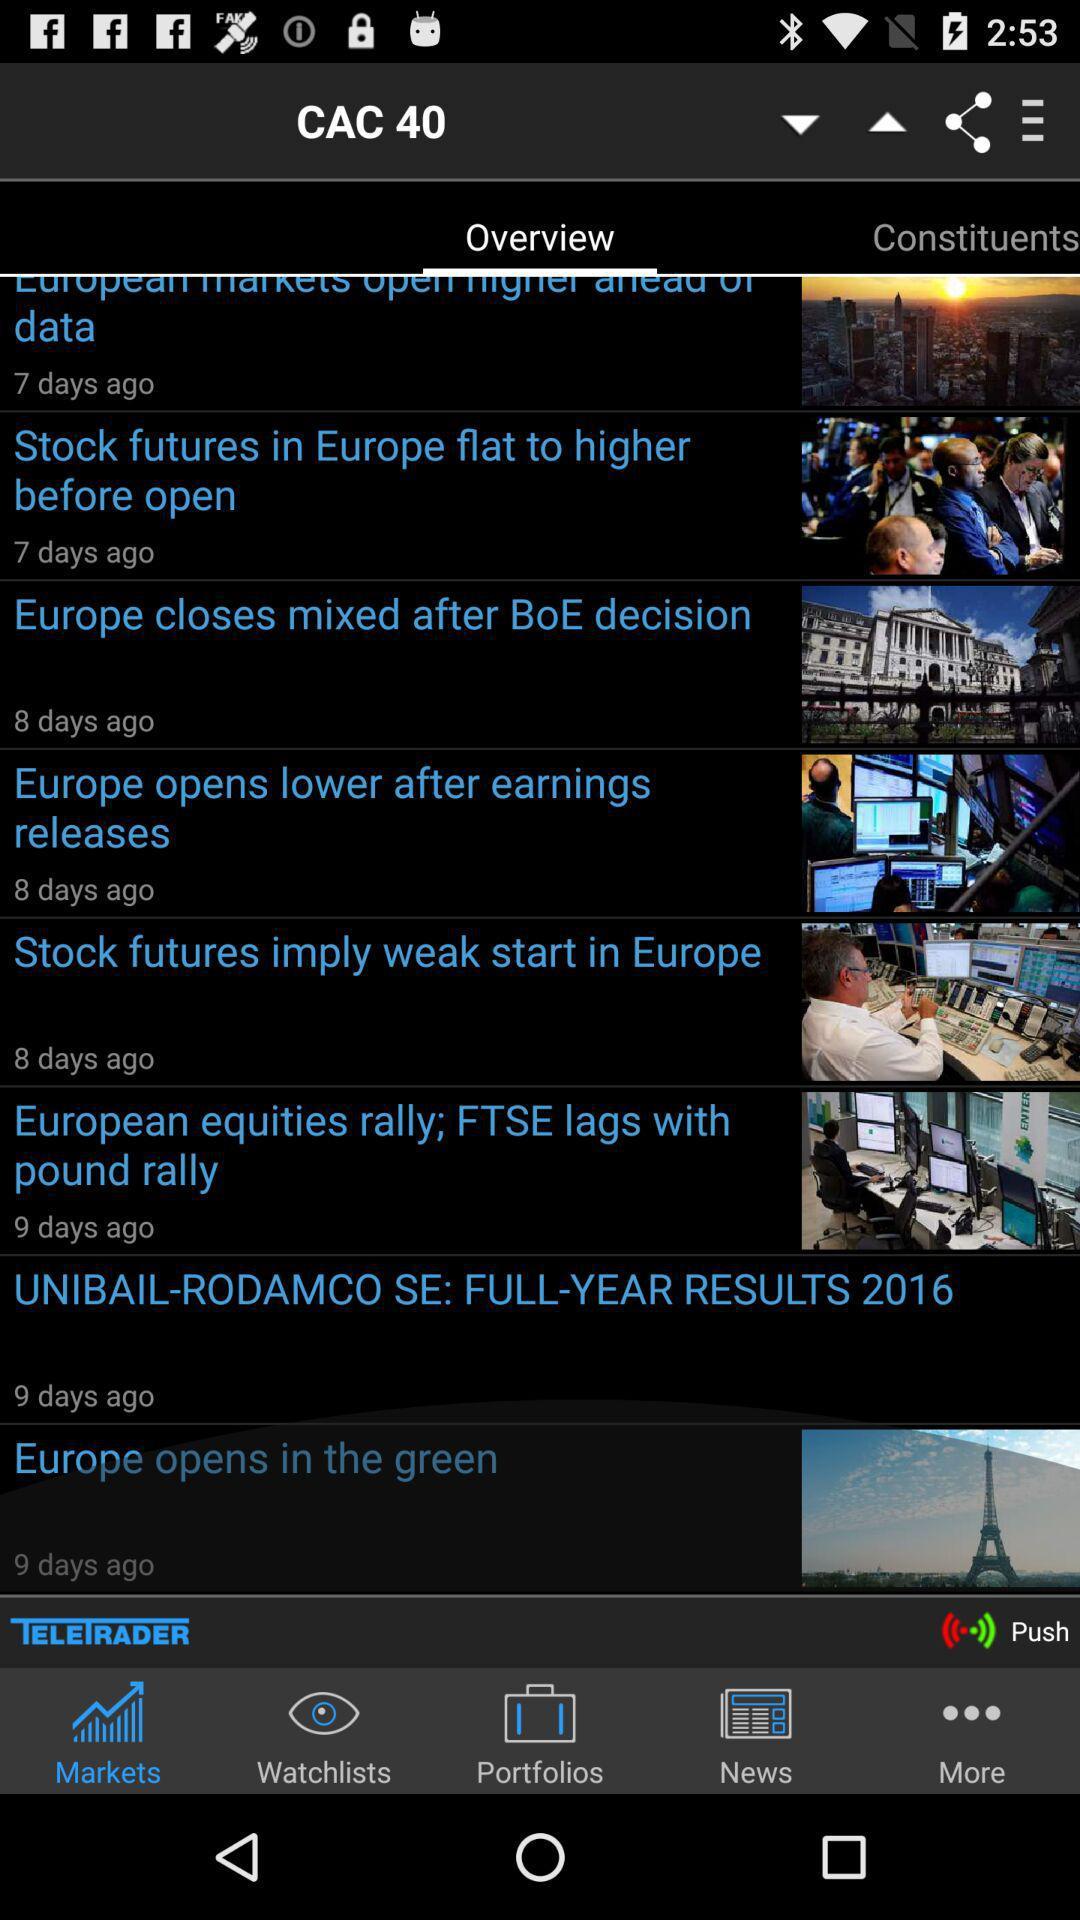 The height and width of the screenshot is (1920, 1080). I want to click on the item above the 9 days ago item, so click(400, 1148).